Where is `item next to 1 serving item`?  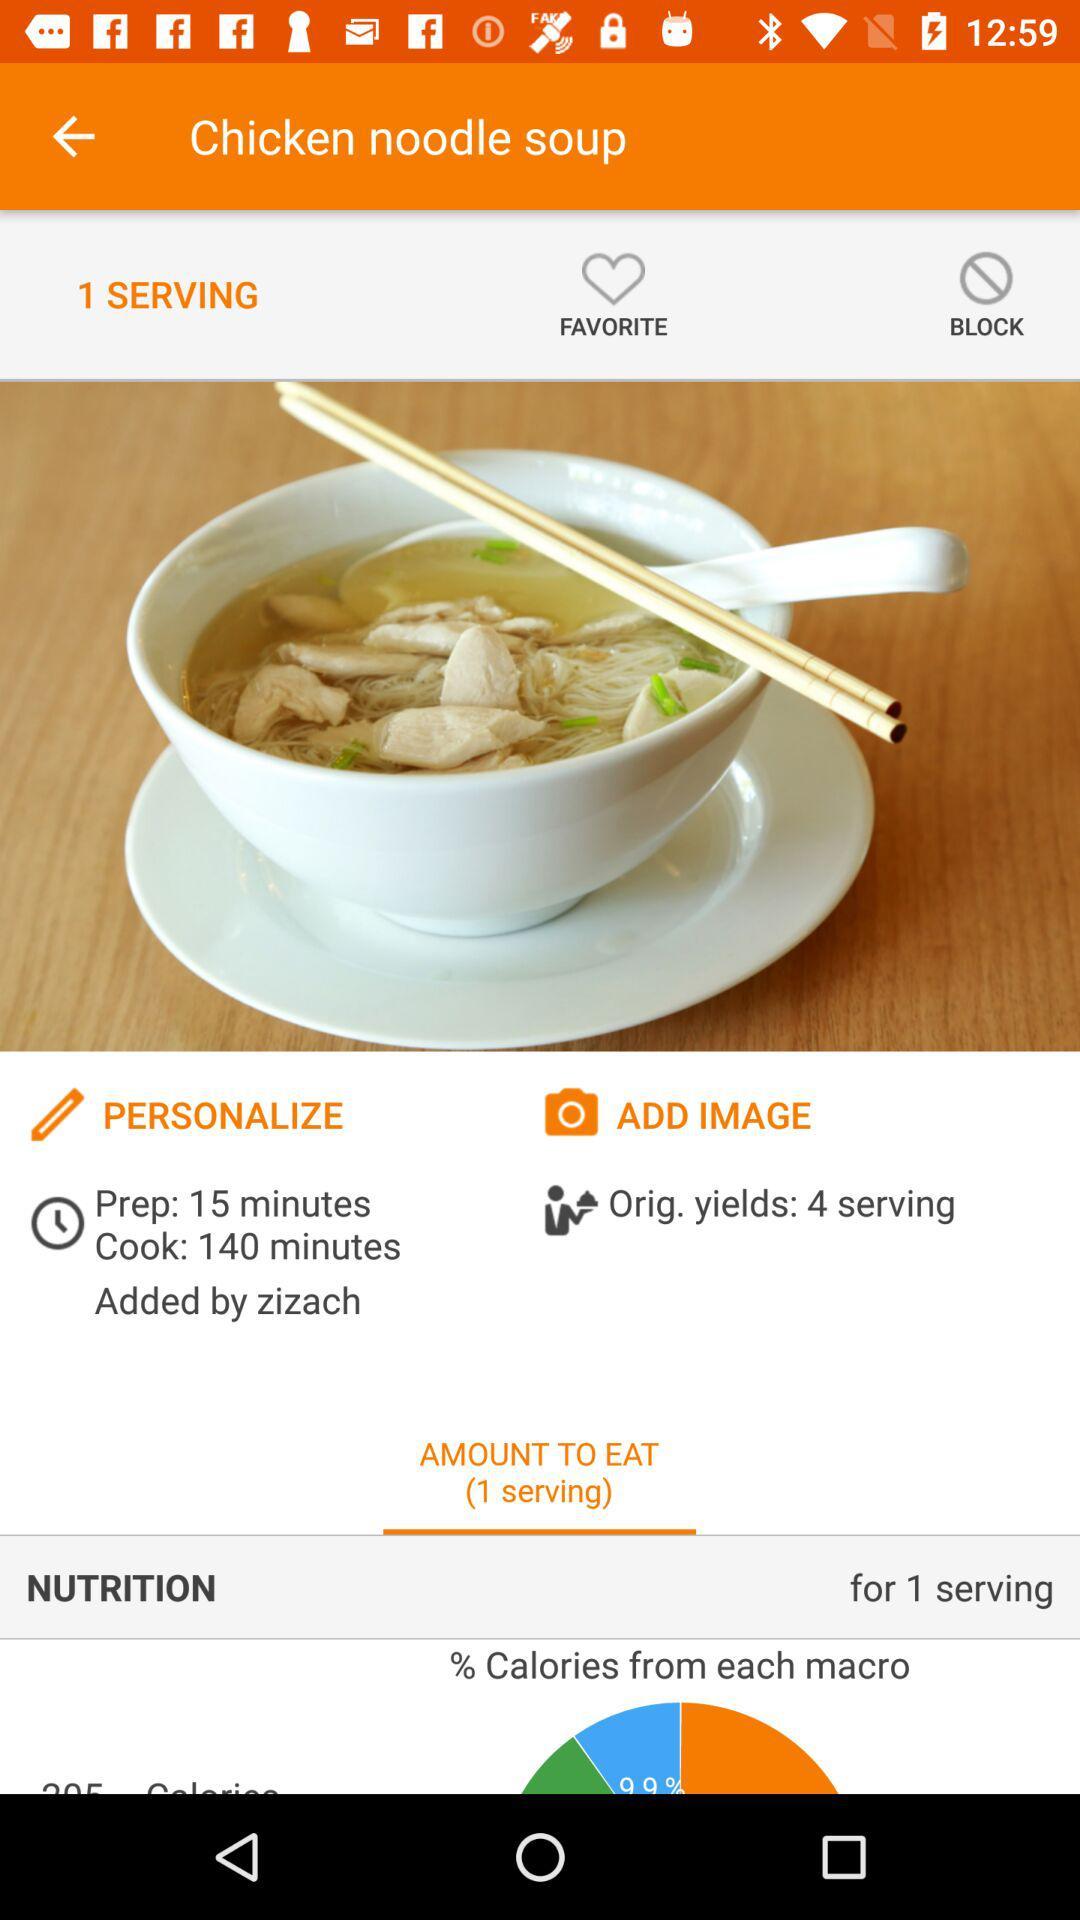 item next to 1 serving item is located at coordinates (612, 293).